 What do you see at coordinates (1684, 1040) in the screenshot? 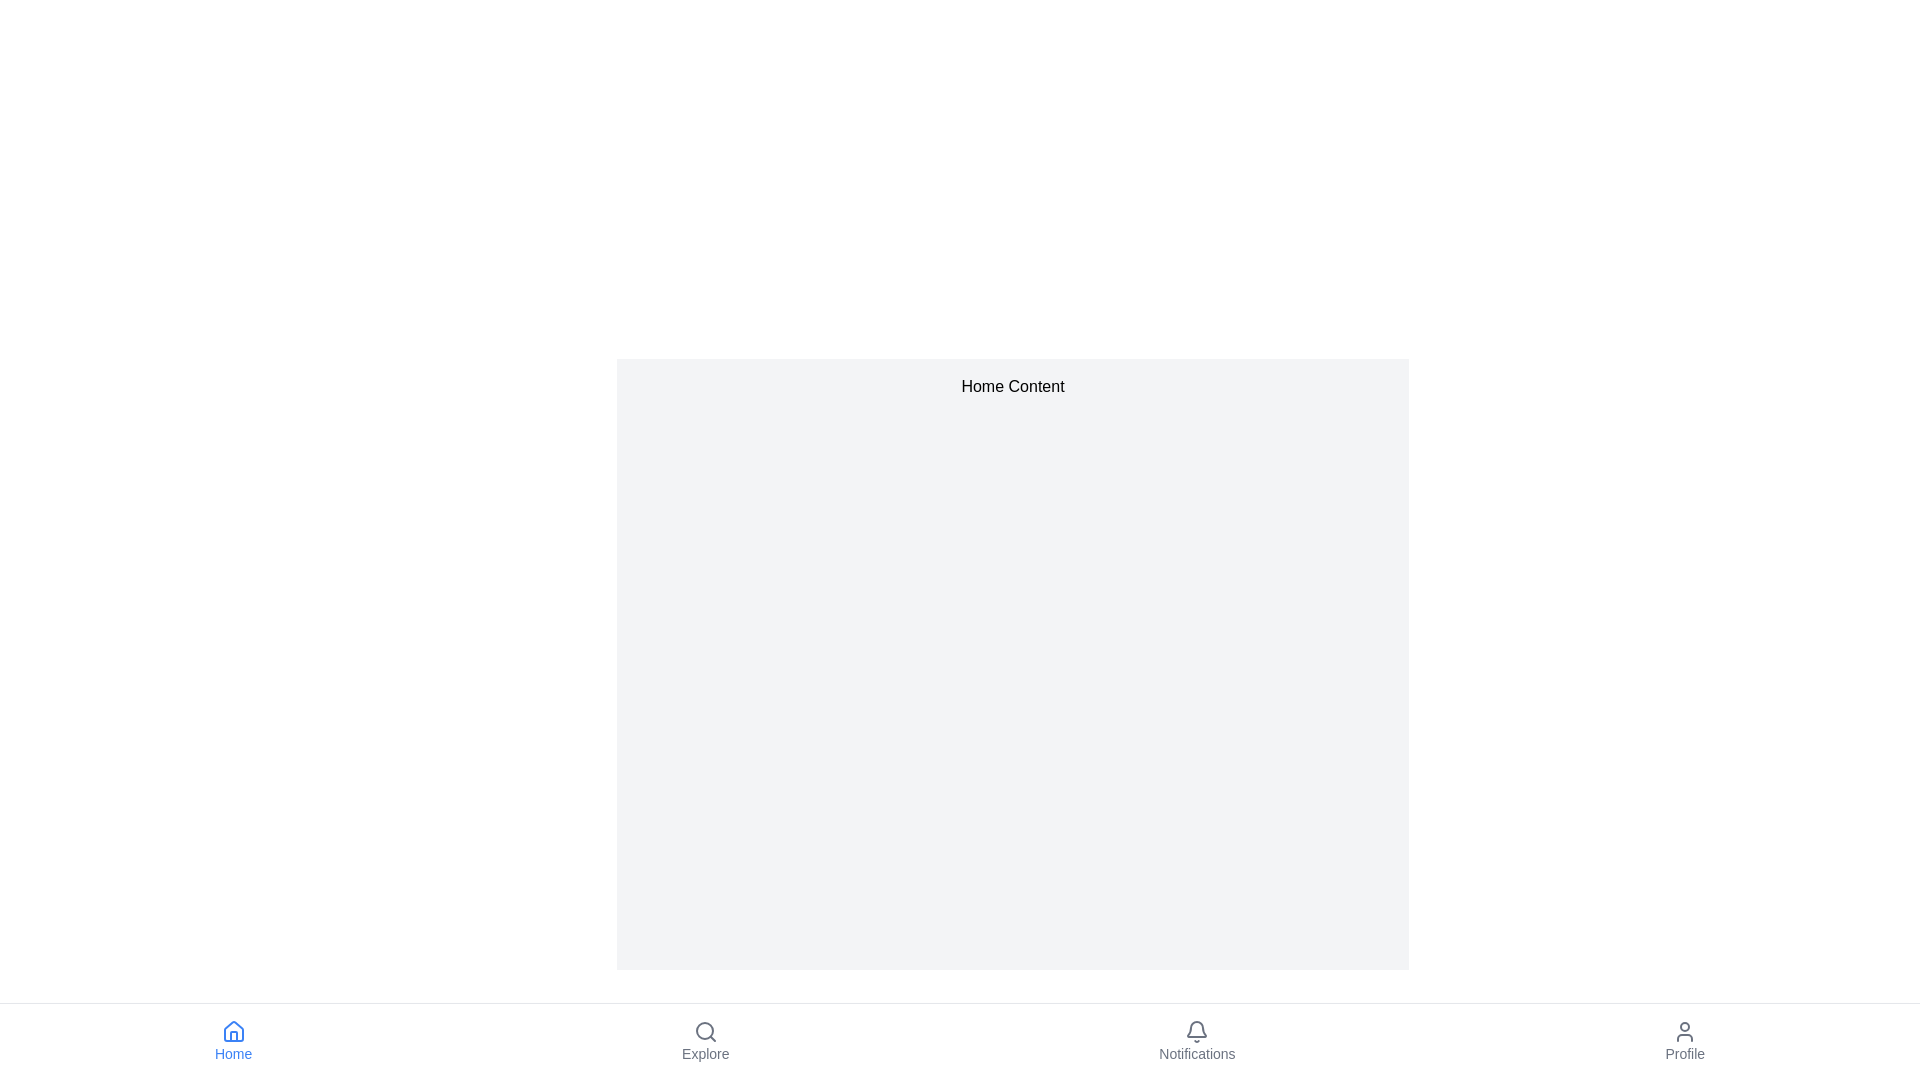
I see `the profile button in the bottom navigation bar` at bounding box center [1684, 1040].